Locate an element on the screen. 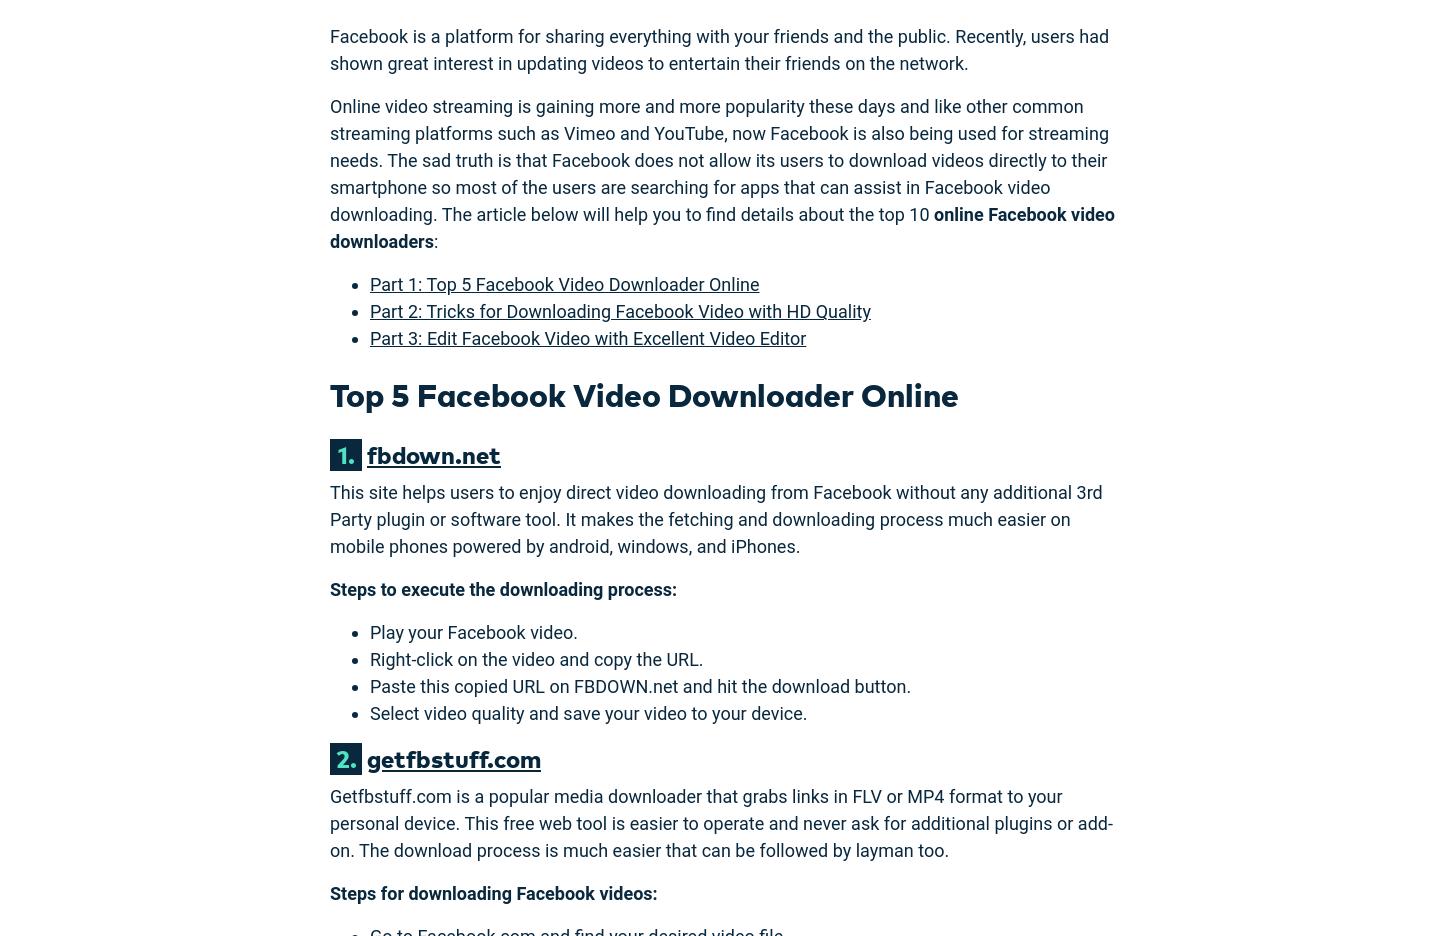 The image size is (1450, 936). 'This site helps users to enjoy direct video downloading from Facebook without any additional 3rd Party plugin or software tool. It makes the fetching and downloading process much easier on mobile phones powered by android, windows, and iPhones.' is located at coordinates (715, 518).